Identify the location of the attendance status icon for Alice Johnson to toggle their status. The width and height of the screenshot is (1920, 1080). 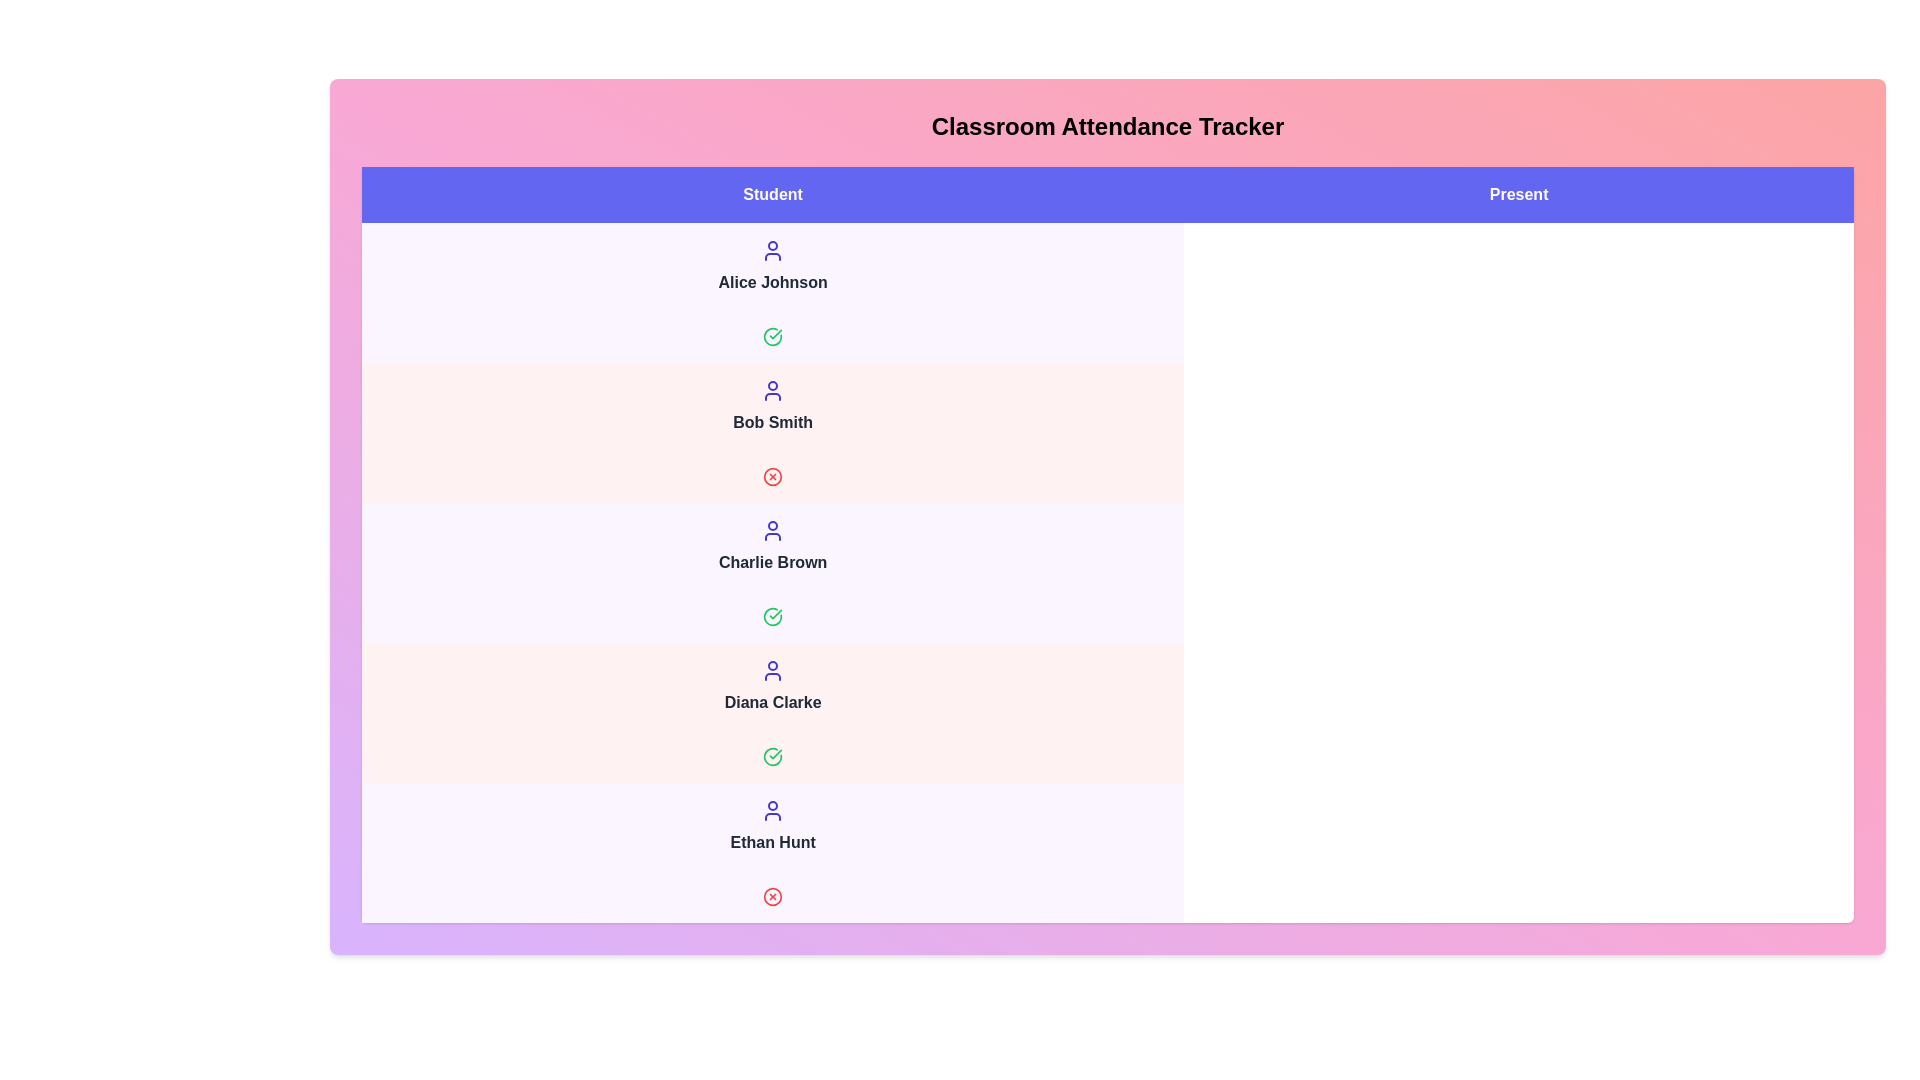
(772, 335).